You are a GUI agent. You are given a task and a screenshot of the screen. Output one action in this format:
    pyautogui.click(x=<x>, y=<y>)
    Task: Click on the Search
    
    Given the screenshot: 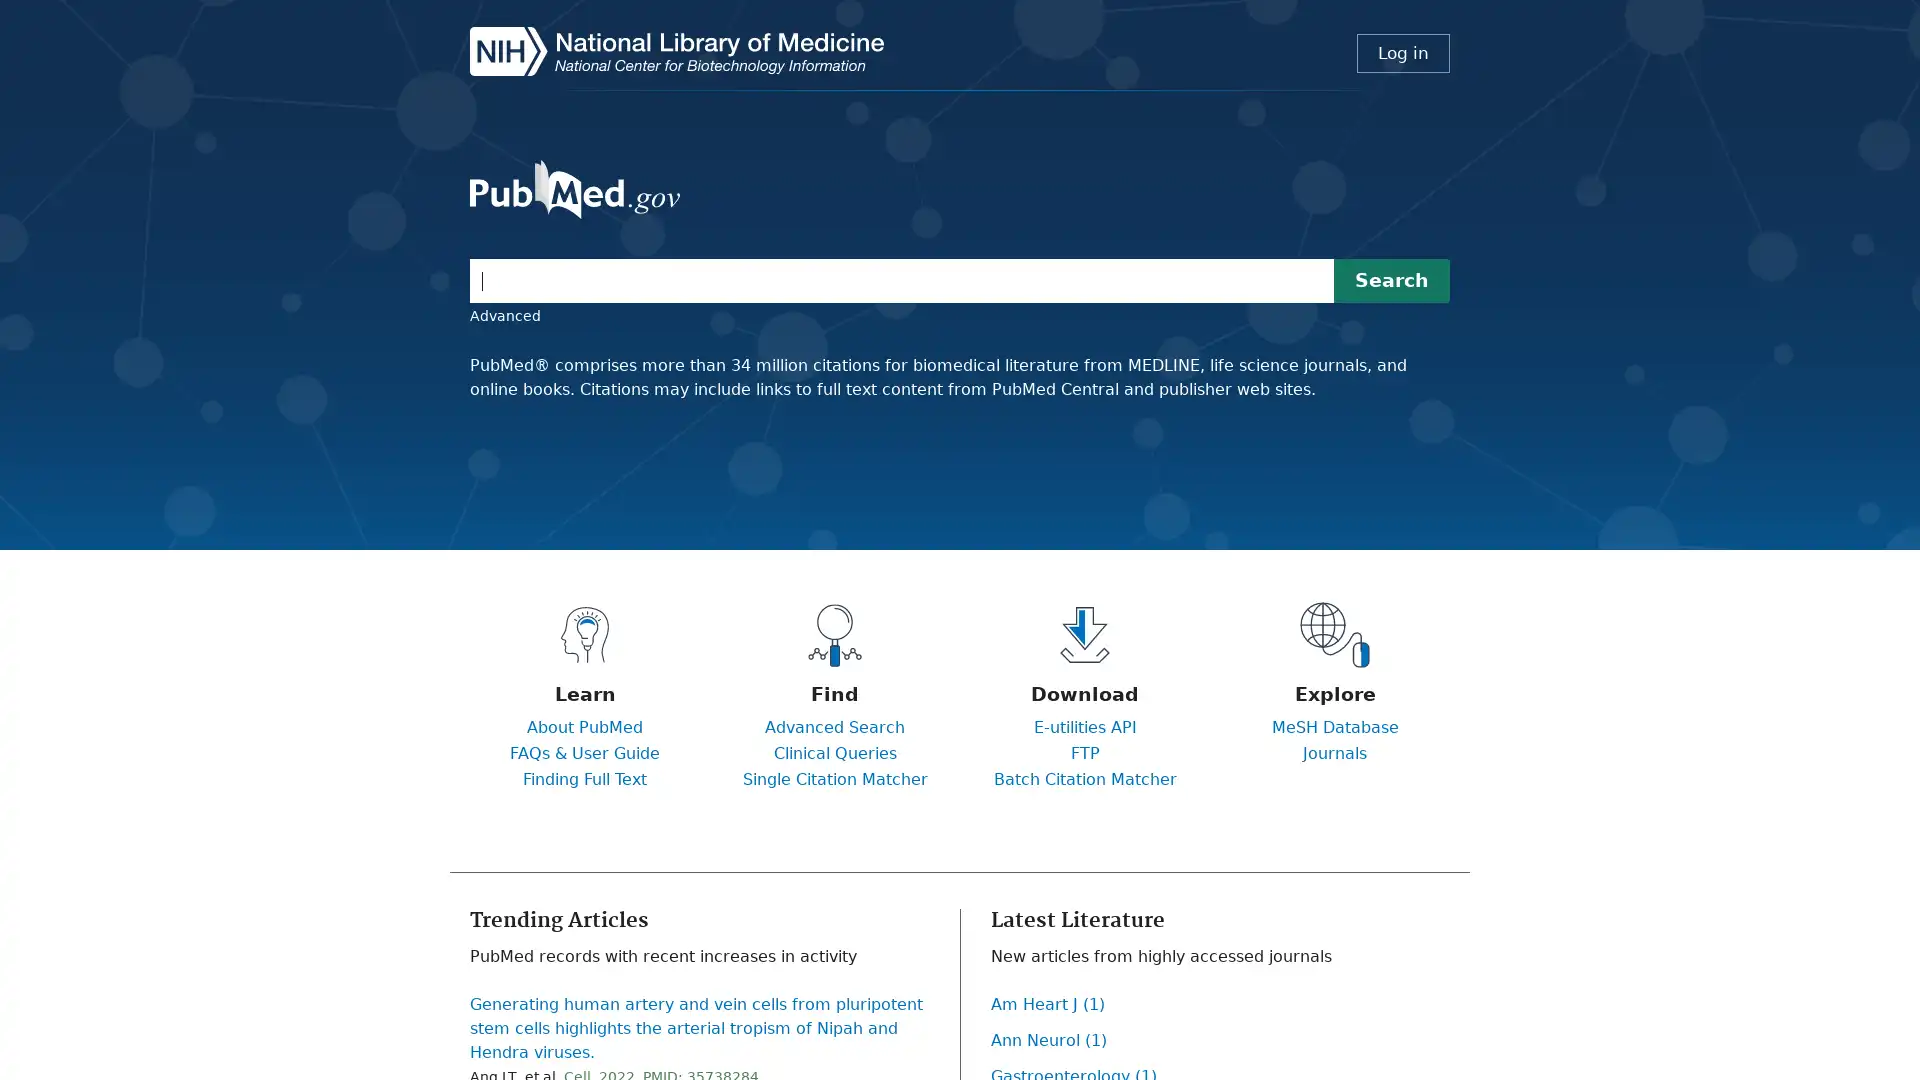 What is the action you would take?
    pyautogui.click(x=1391, y=281)
    